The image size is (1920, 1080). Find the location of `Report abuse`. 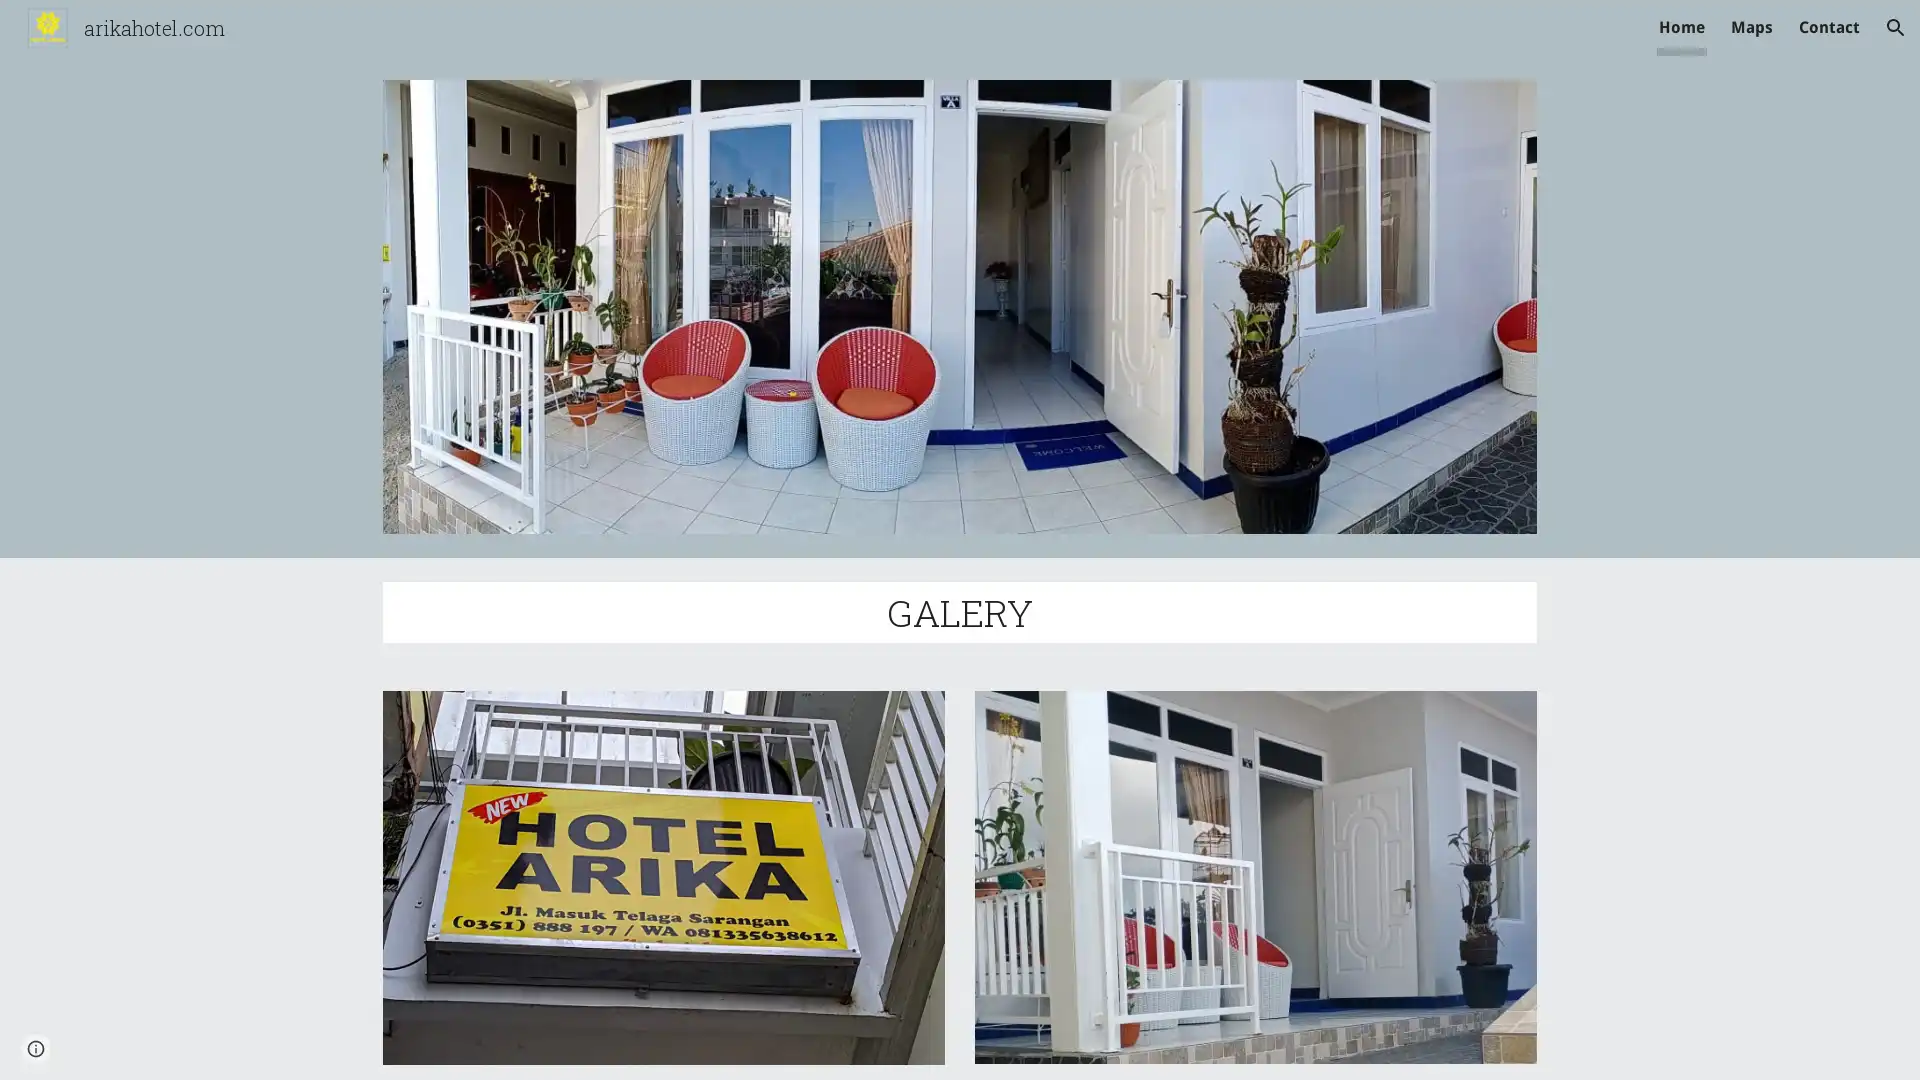

Report abuse is located at coordinates (240, 1044).